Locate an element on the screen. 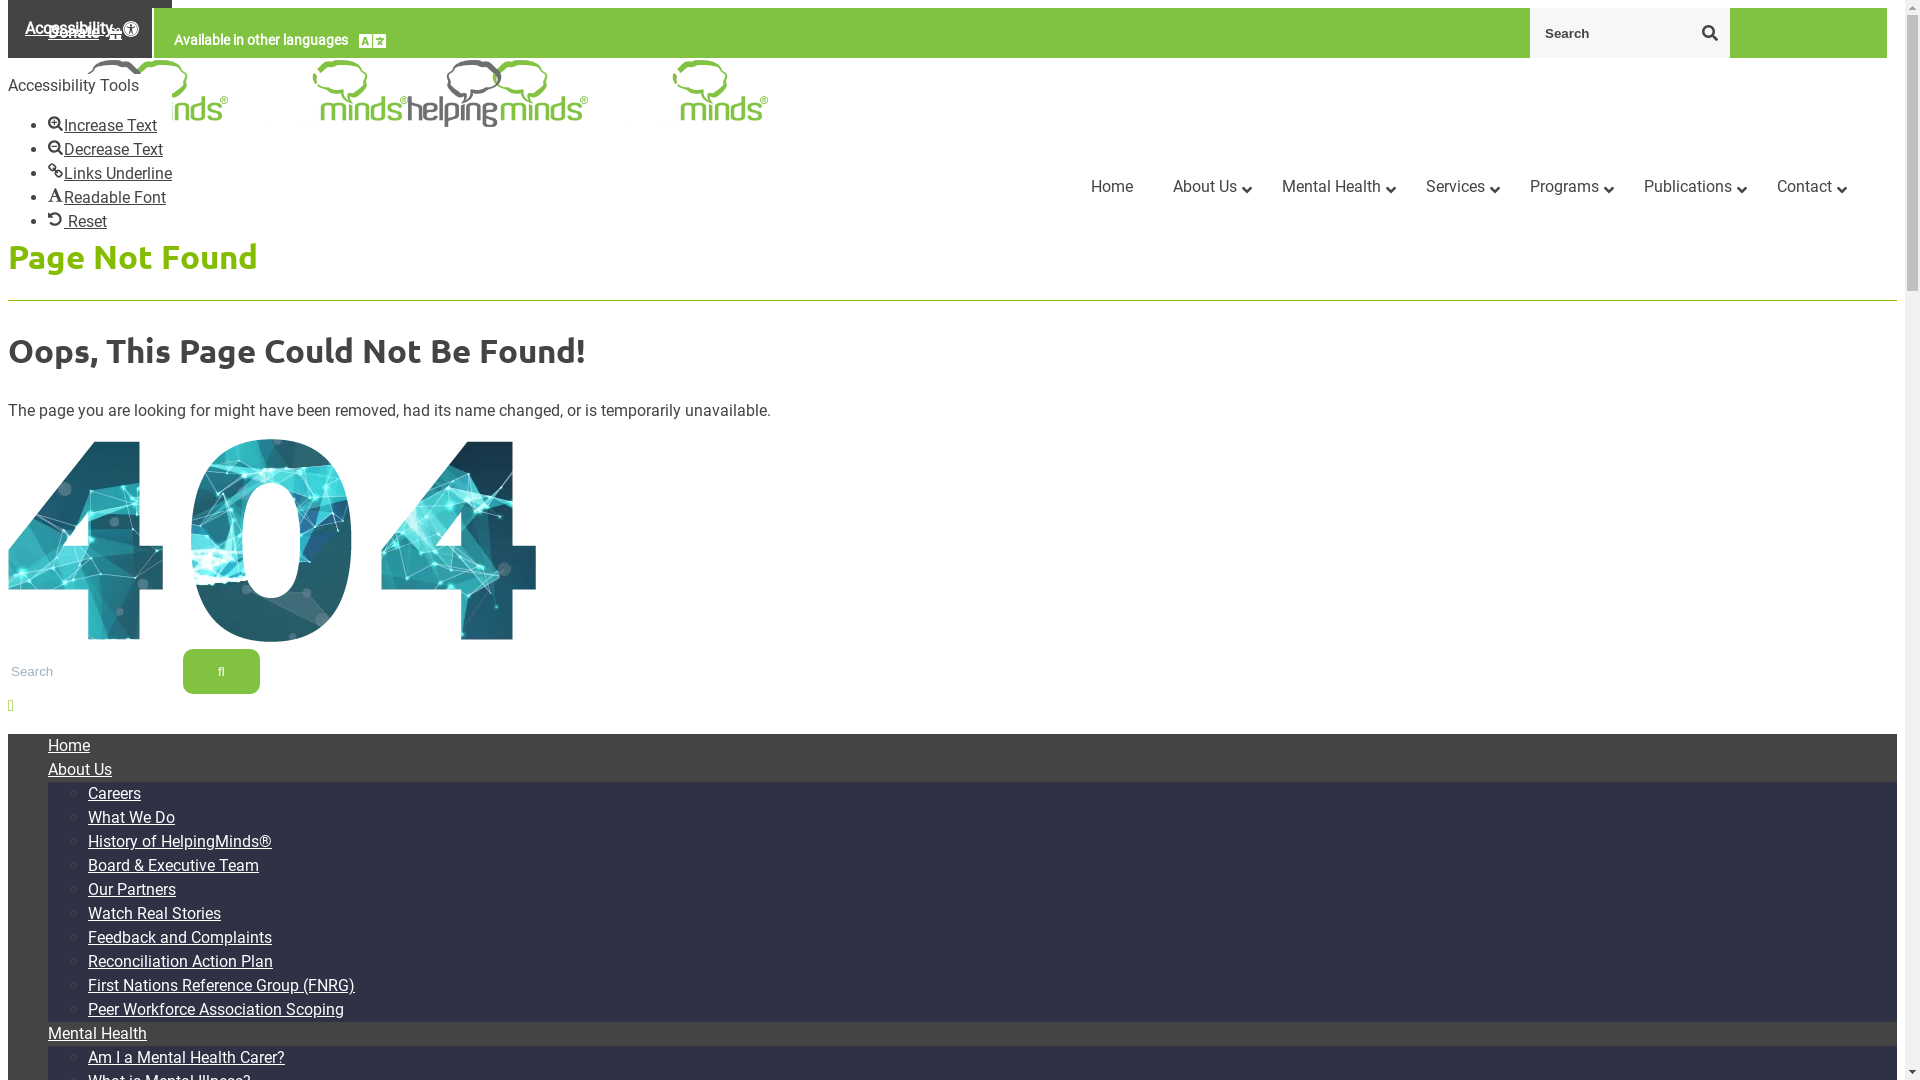 The height and width of the screenshot is (1080, 1920). 'Programs' is located at coordinates (1565, 187).